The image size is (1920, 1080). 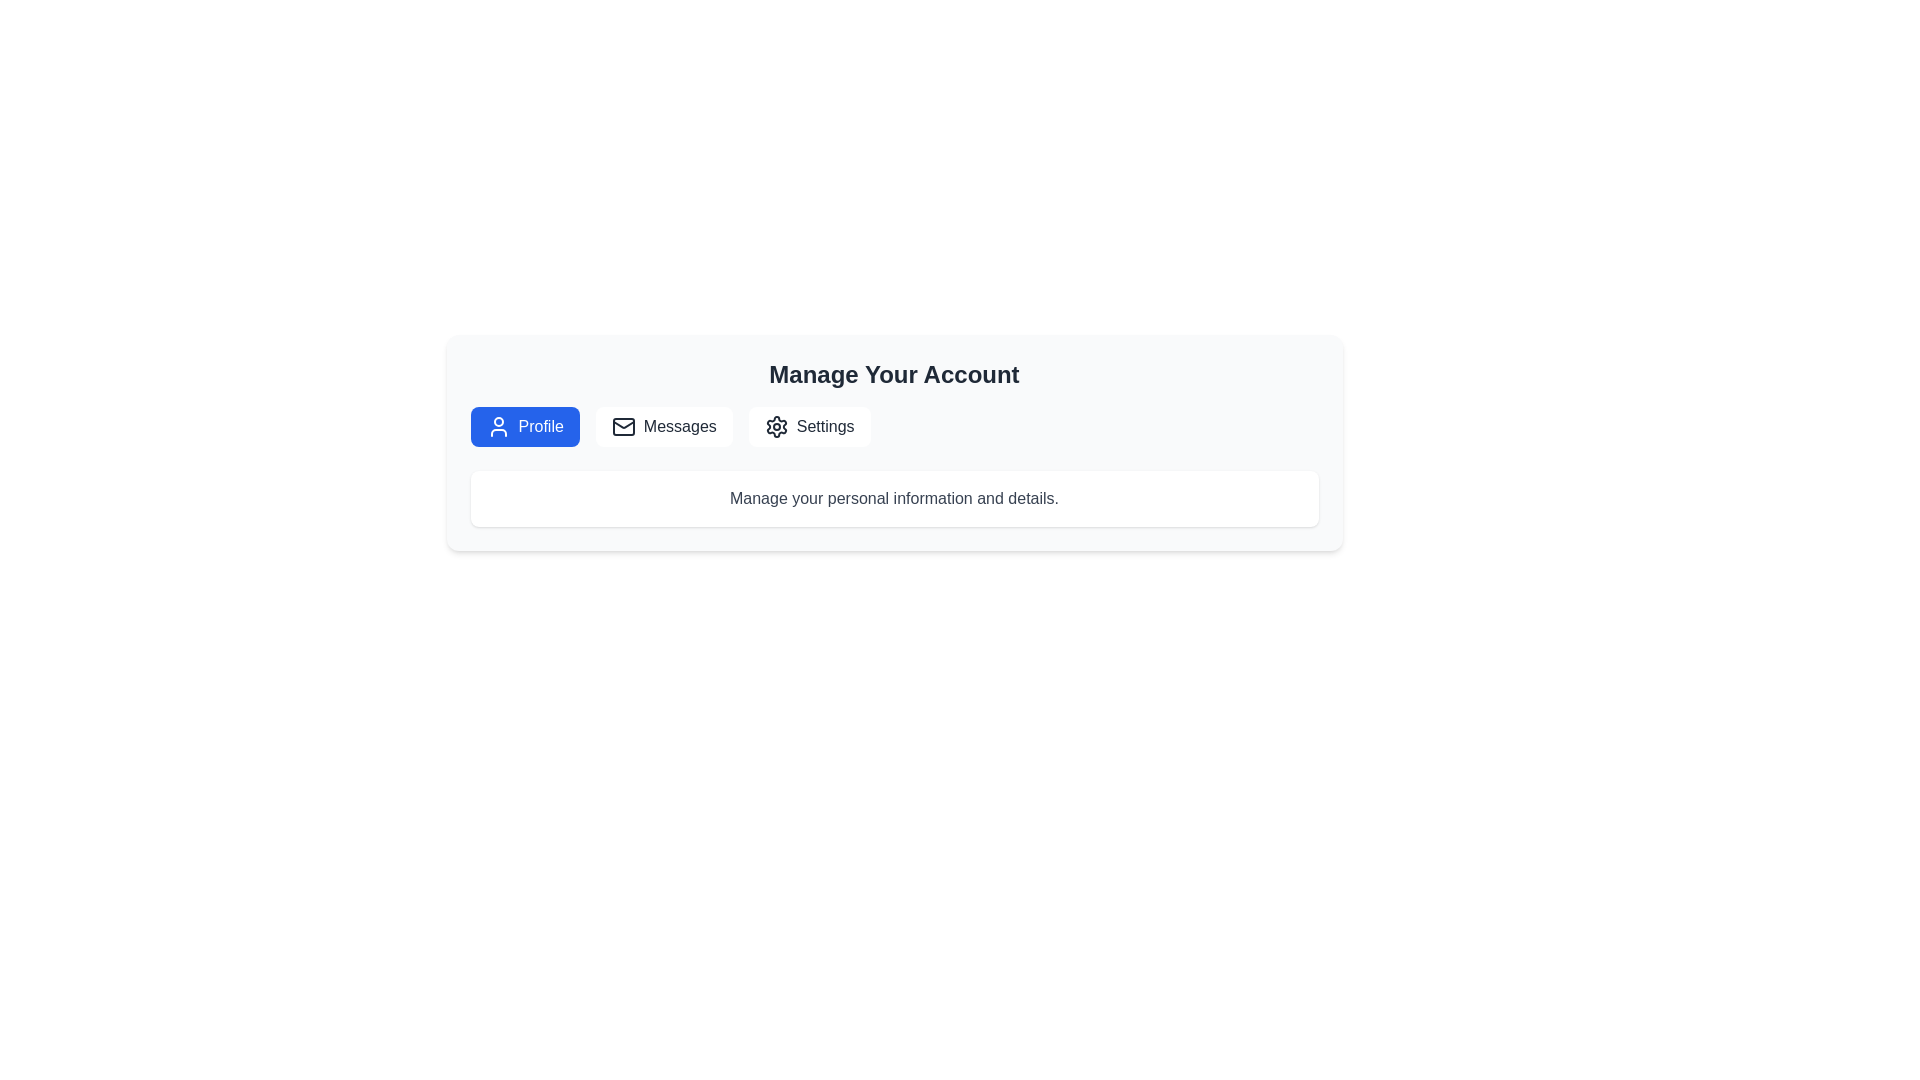 I want to click on the 'Messages' button which contains the triangular envelope flap graphic, styled with a dark stroke color, so click(x=622, y=423).